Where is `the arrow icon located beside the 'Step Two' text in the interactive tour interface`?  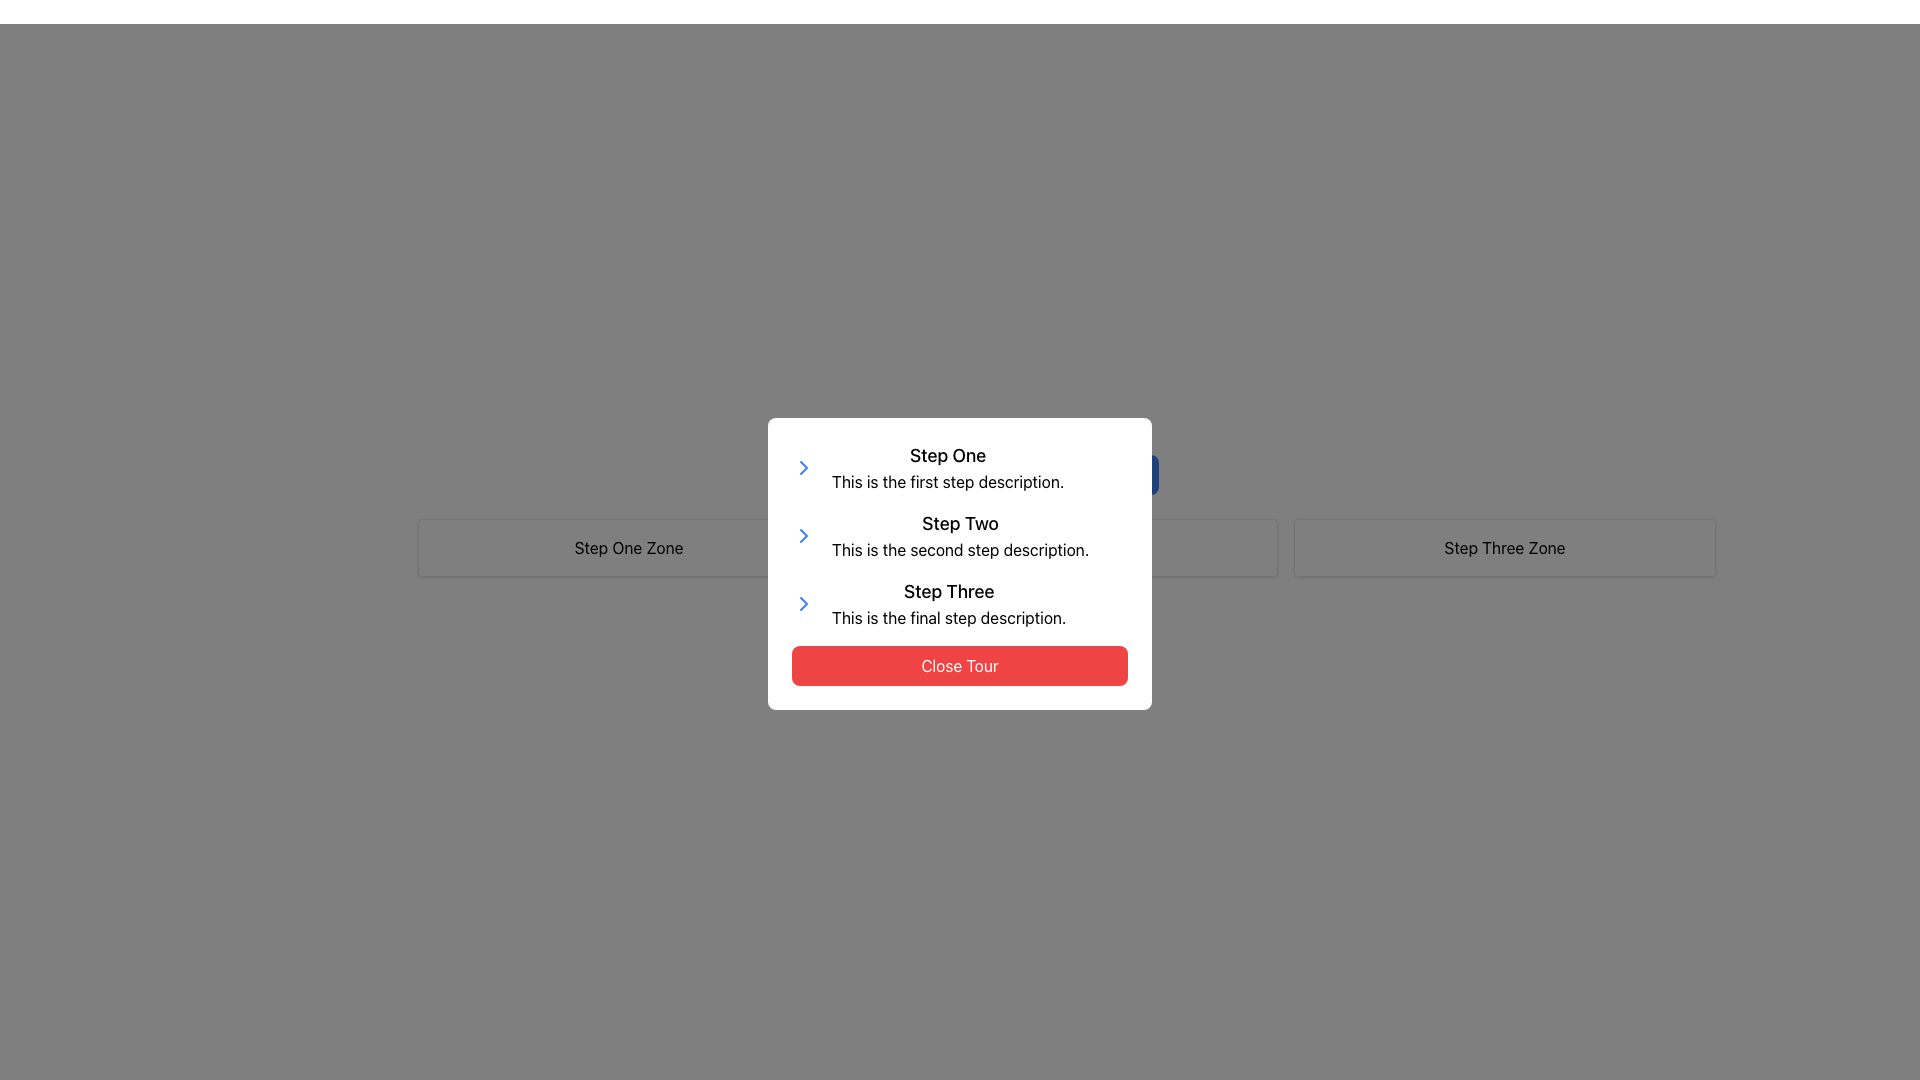
the arrow icon located beside the 'Step Two' text in the interactive tour interface is located at coordinates (804, 467).